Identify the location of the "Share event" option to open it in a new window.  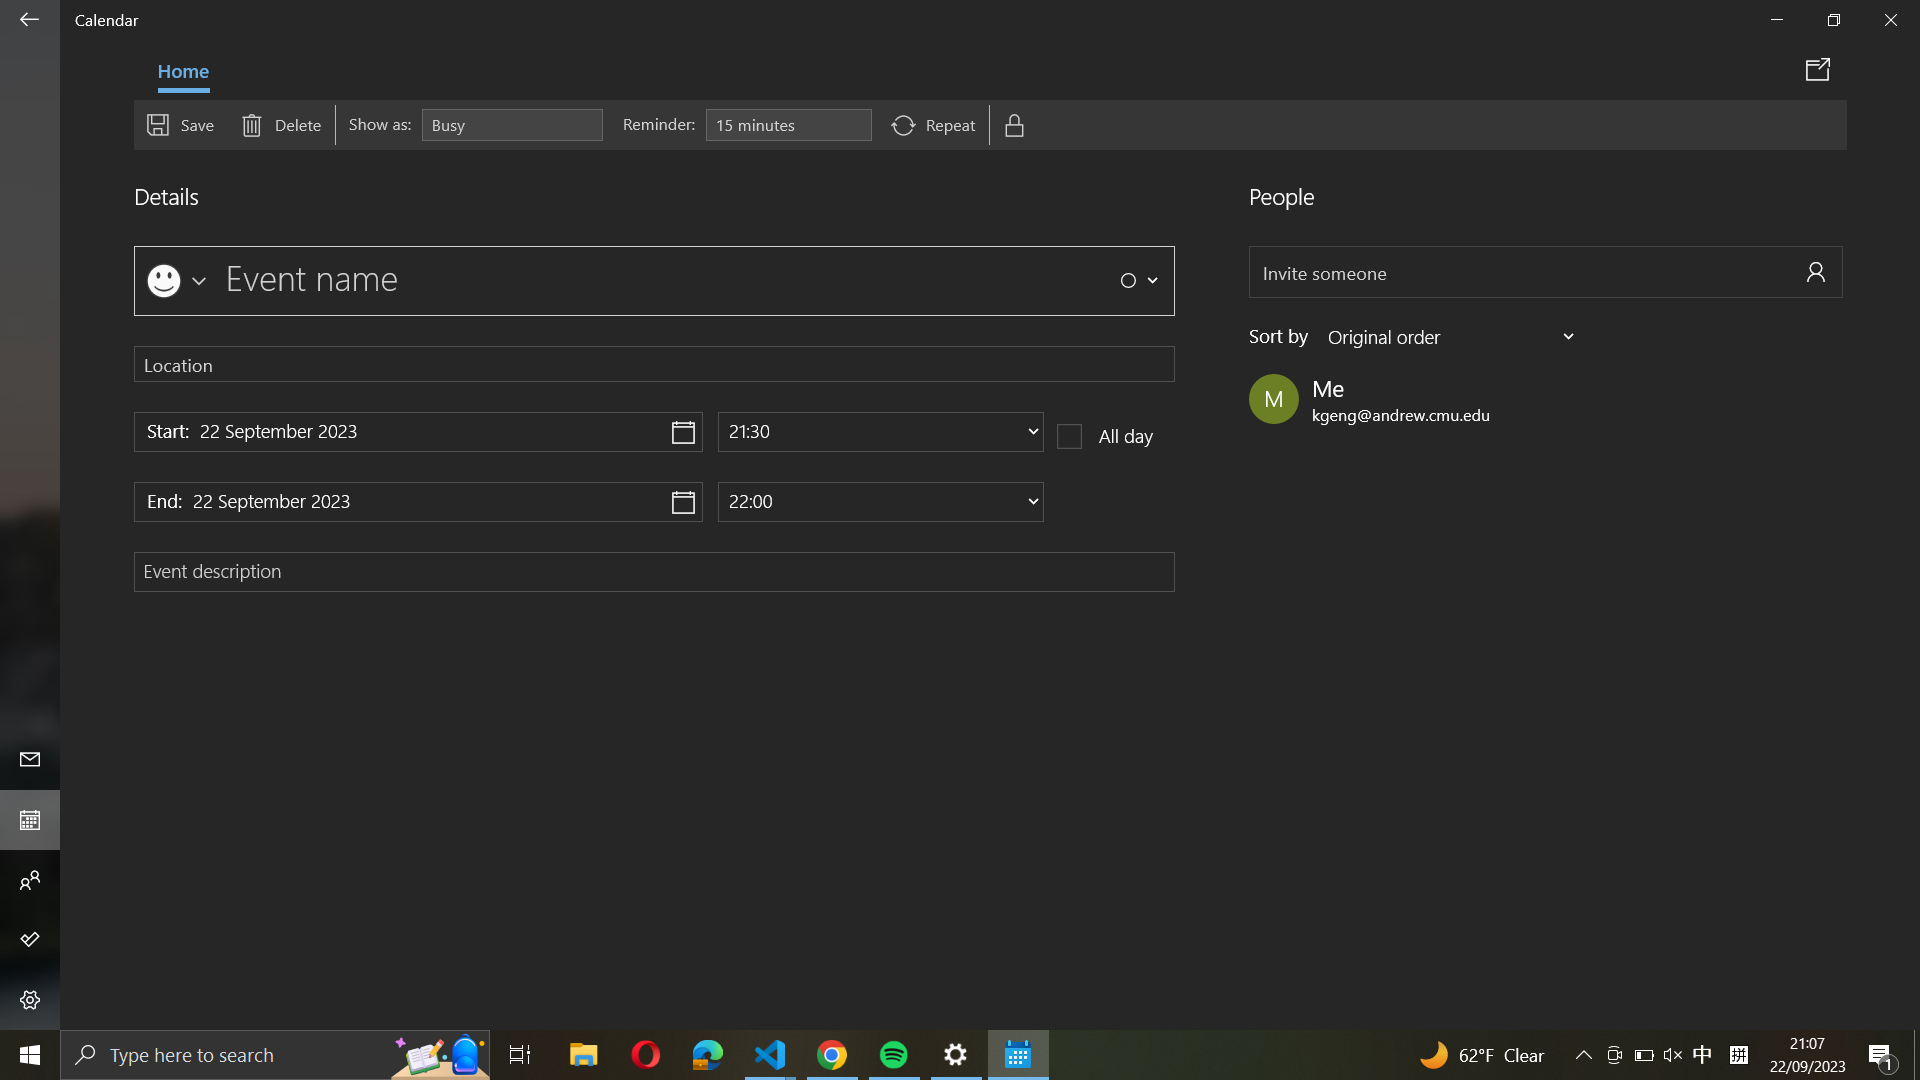
(1821, 68).